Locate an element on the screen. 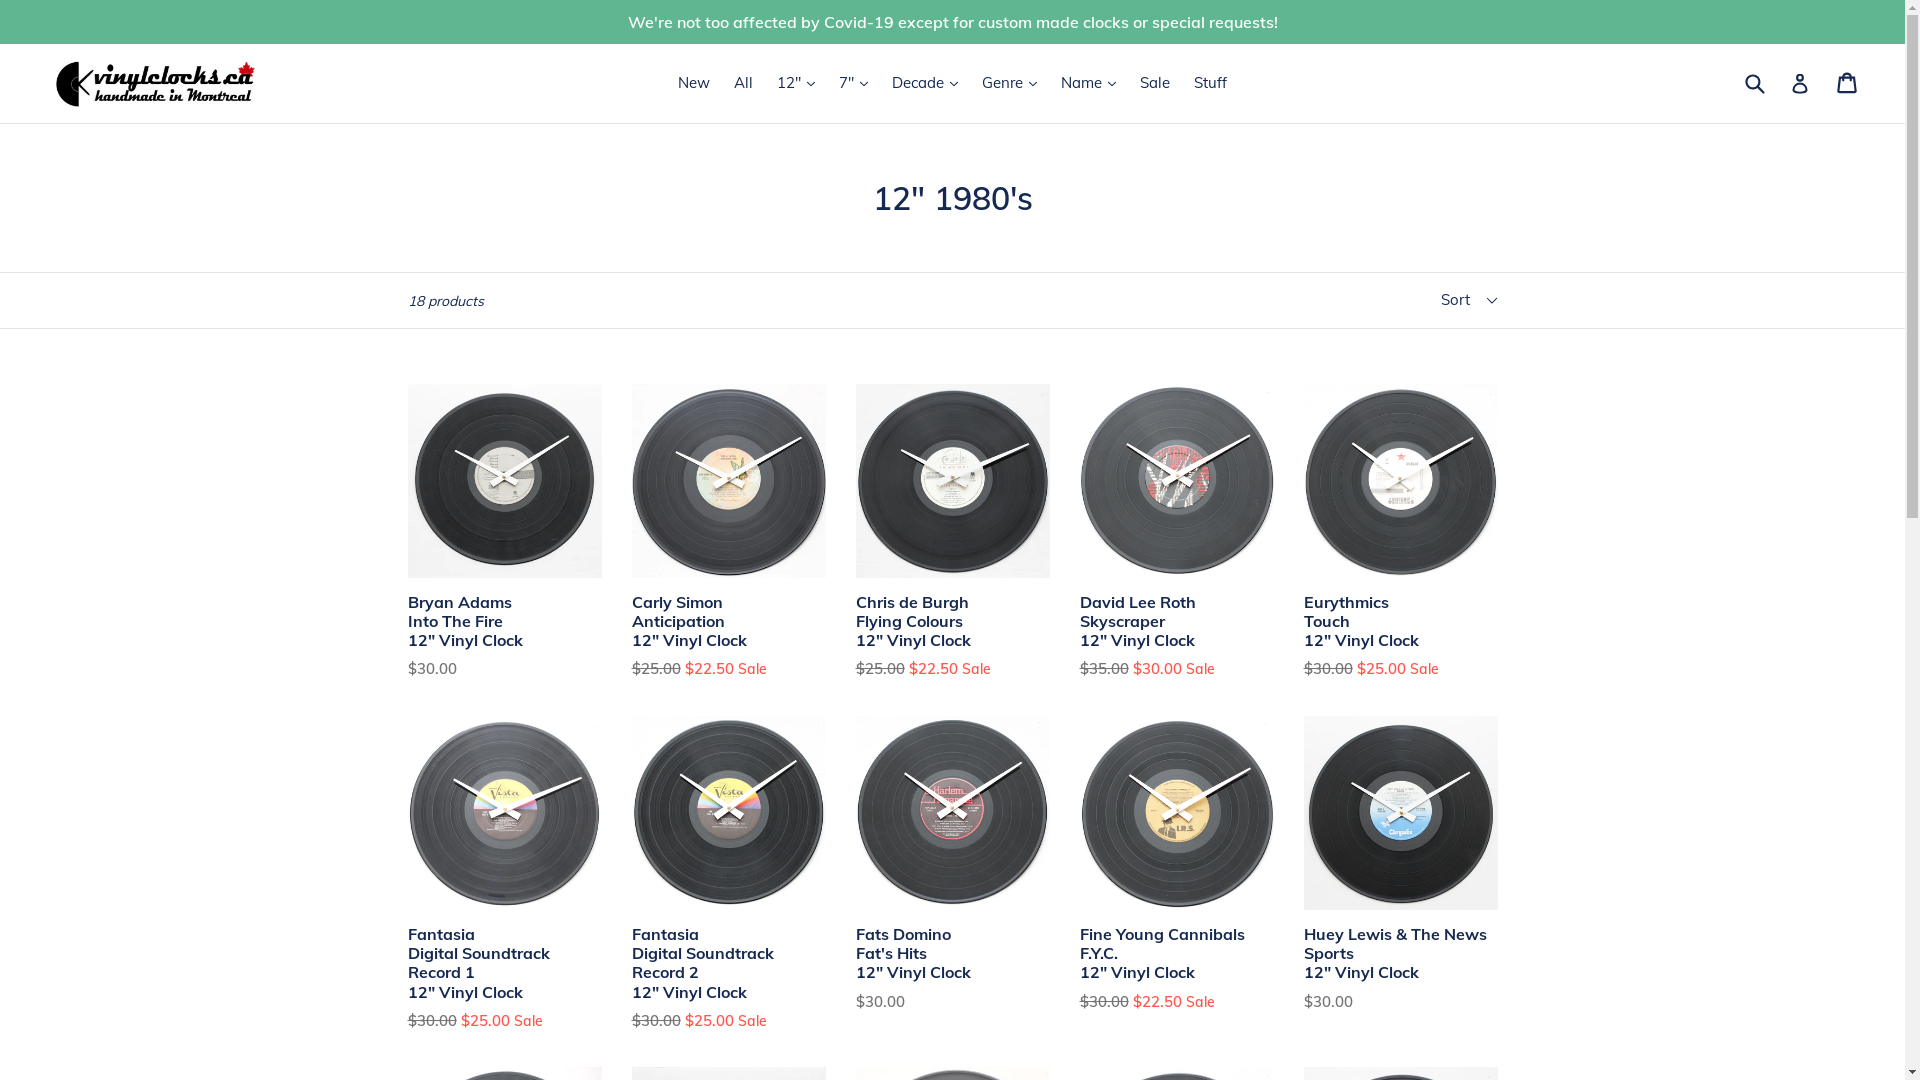 The image size is (1920, 1080). 'New' is located at coordinates (694, 82).